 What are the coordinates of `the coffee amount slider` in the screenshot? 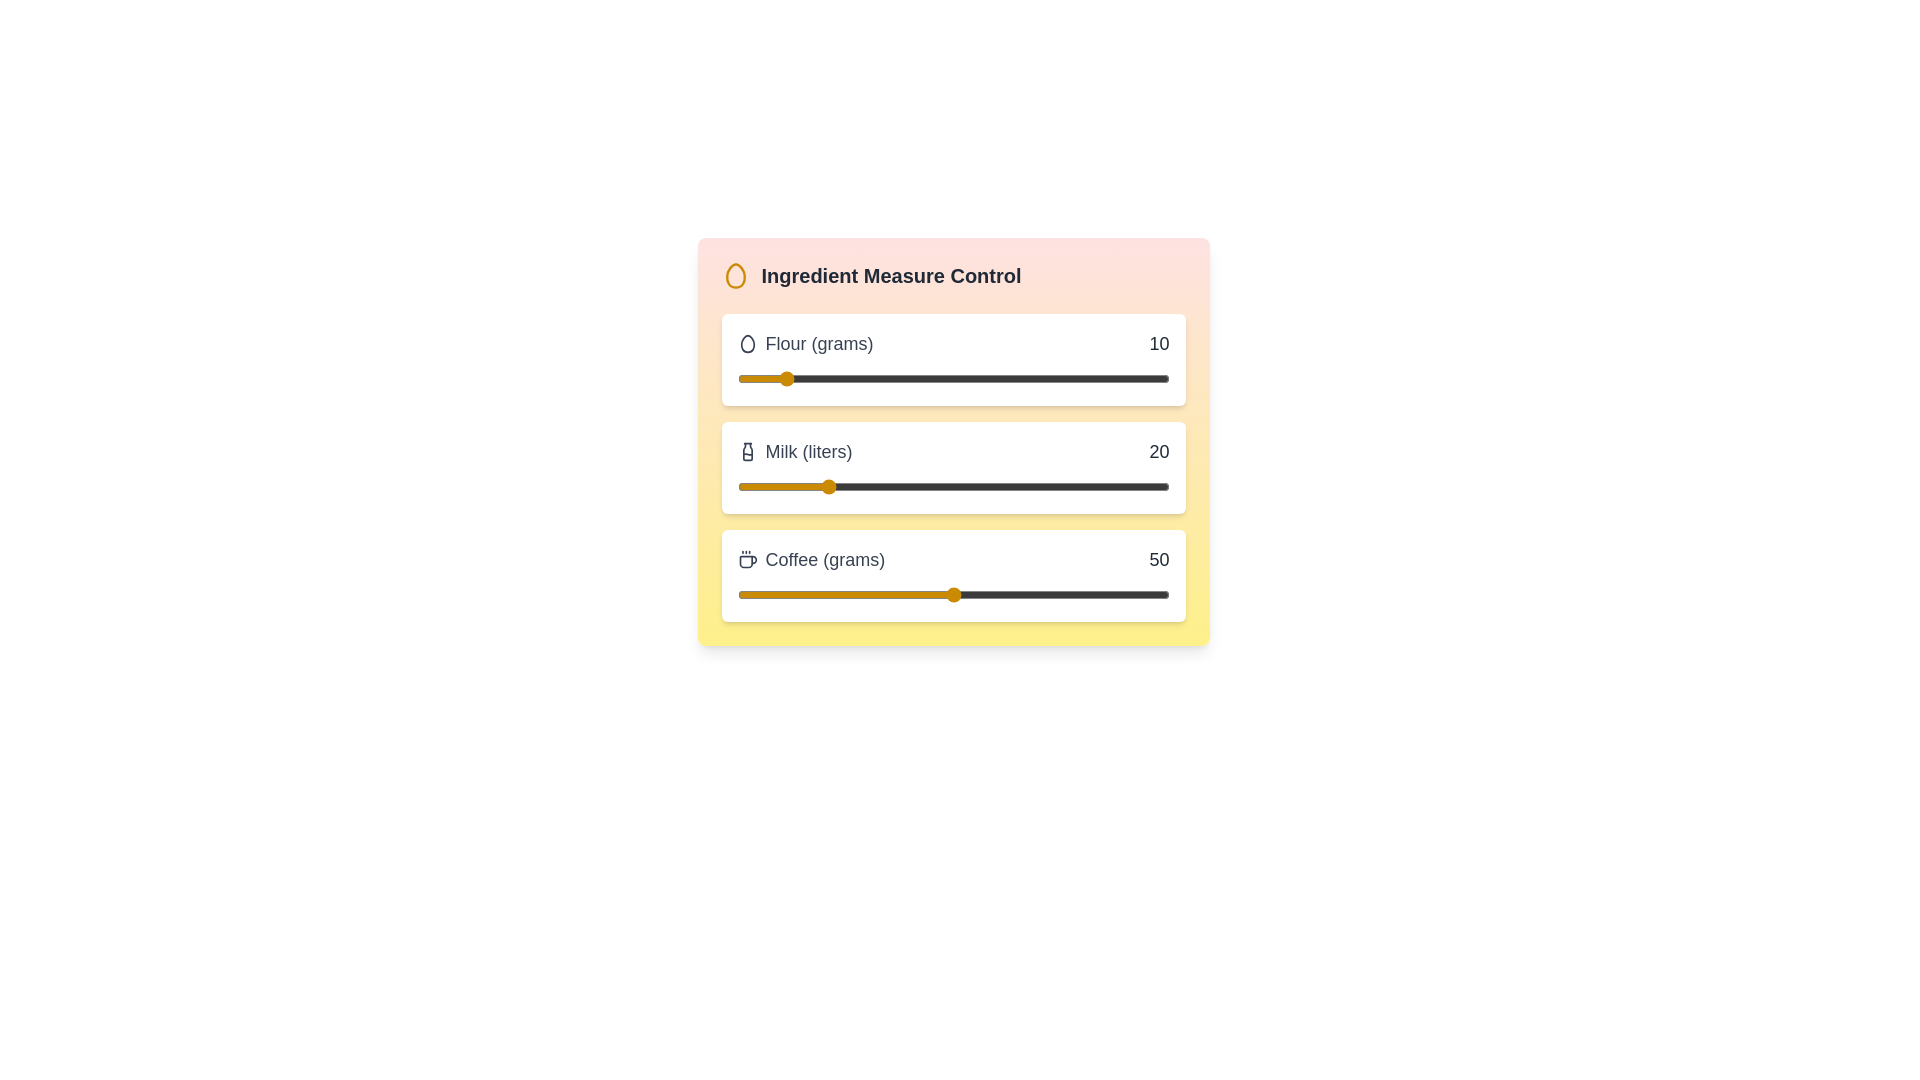 It's located at (1013, 593).